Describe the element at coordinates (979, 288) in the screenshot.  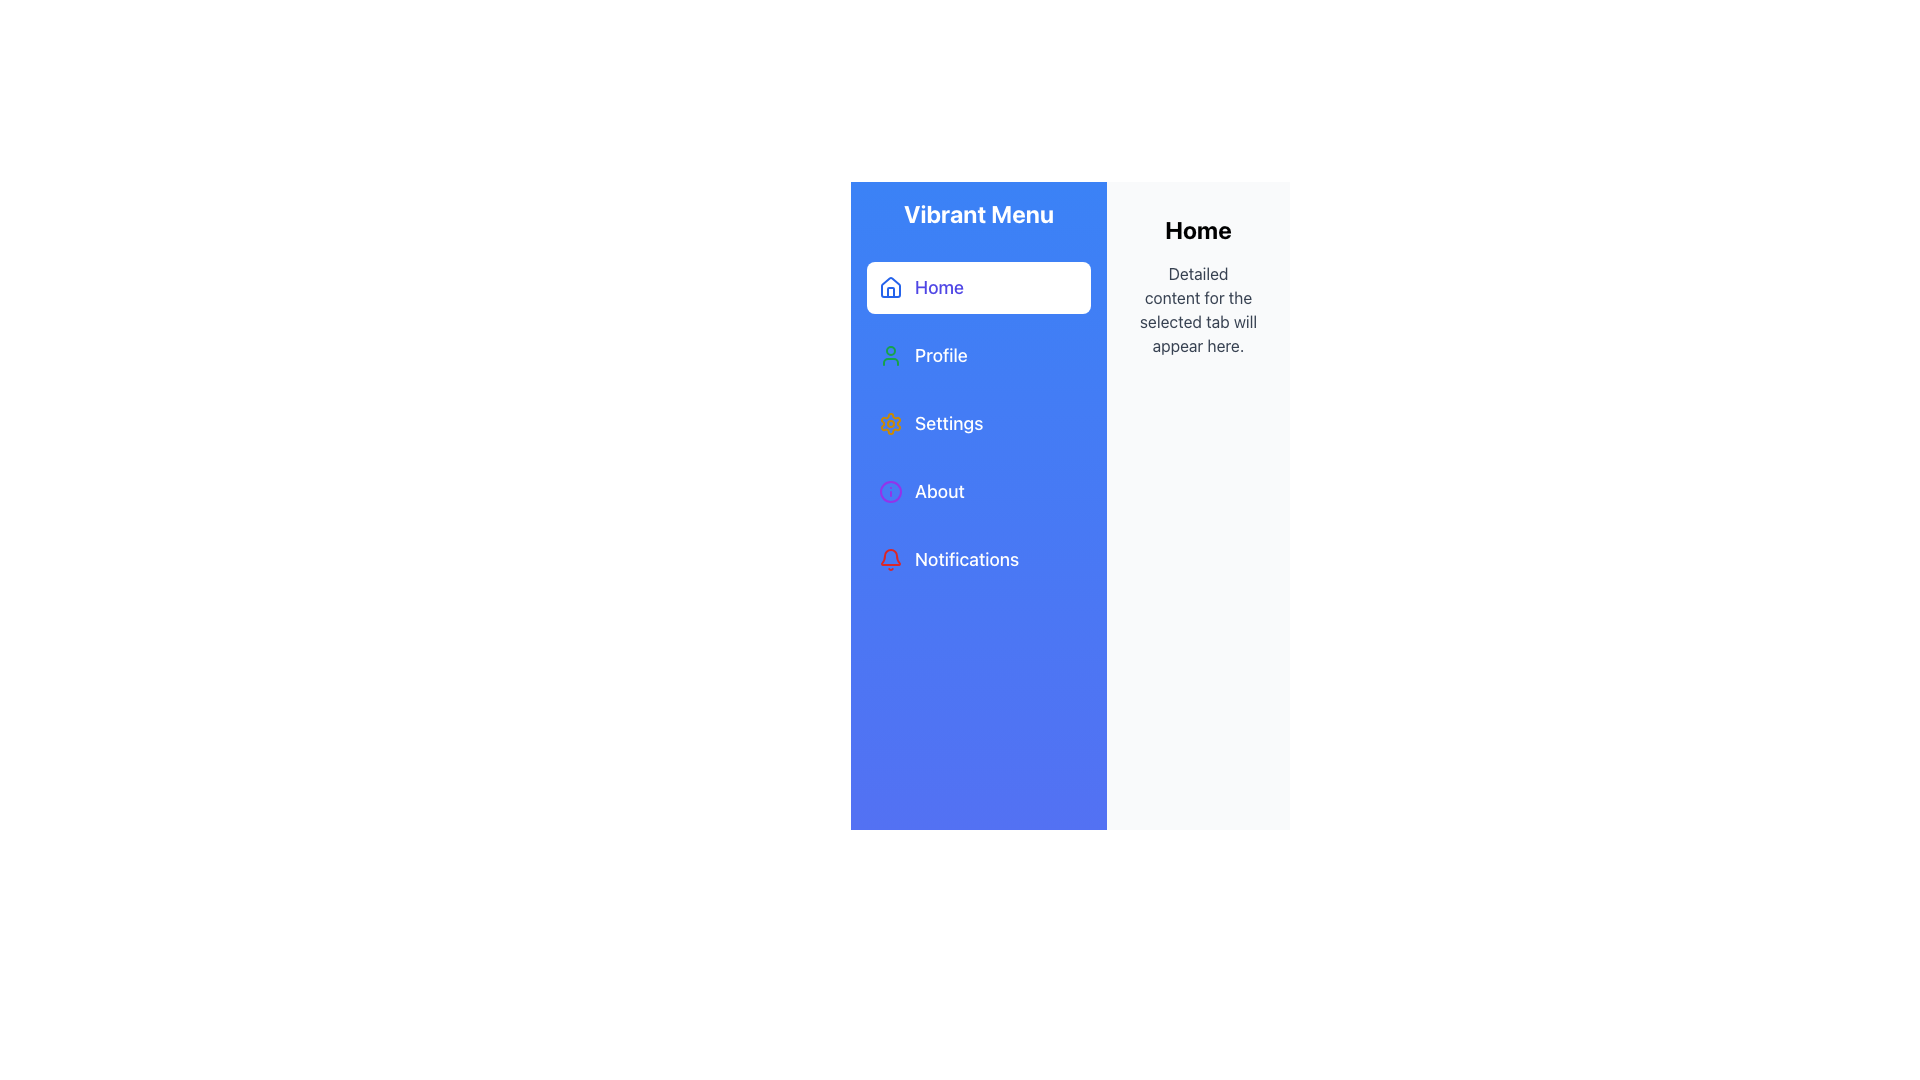
I see `the 'Home' button located at the top-left corner of the menu, just below 'Vibrant Menu' and above 'Profile'` at that location.